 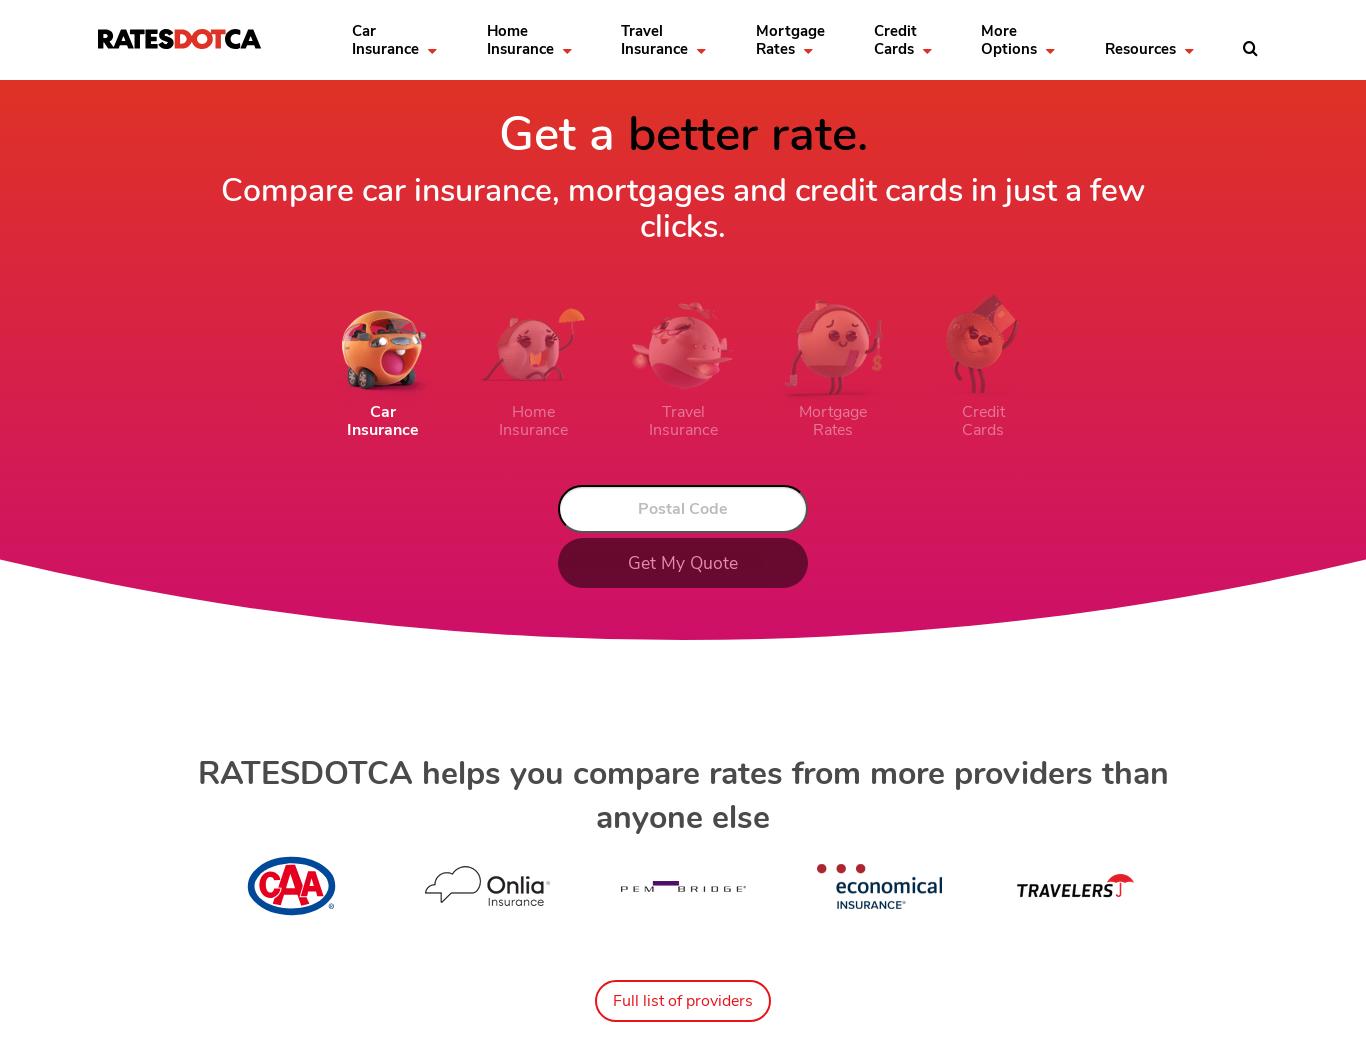 What do you see at coordinates (786, 139) in the screenshot?
I see `'International Students Travel Insurance'` at bounding box center [786, 139].